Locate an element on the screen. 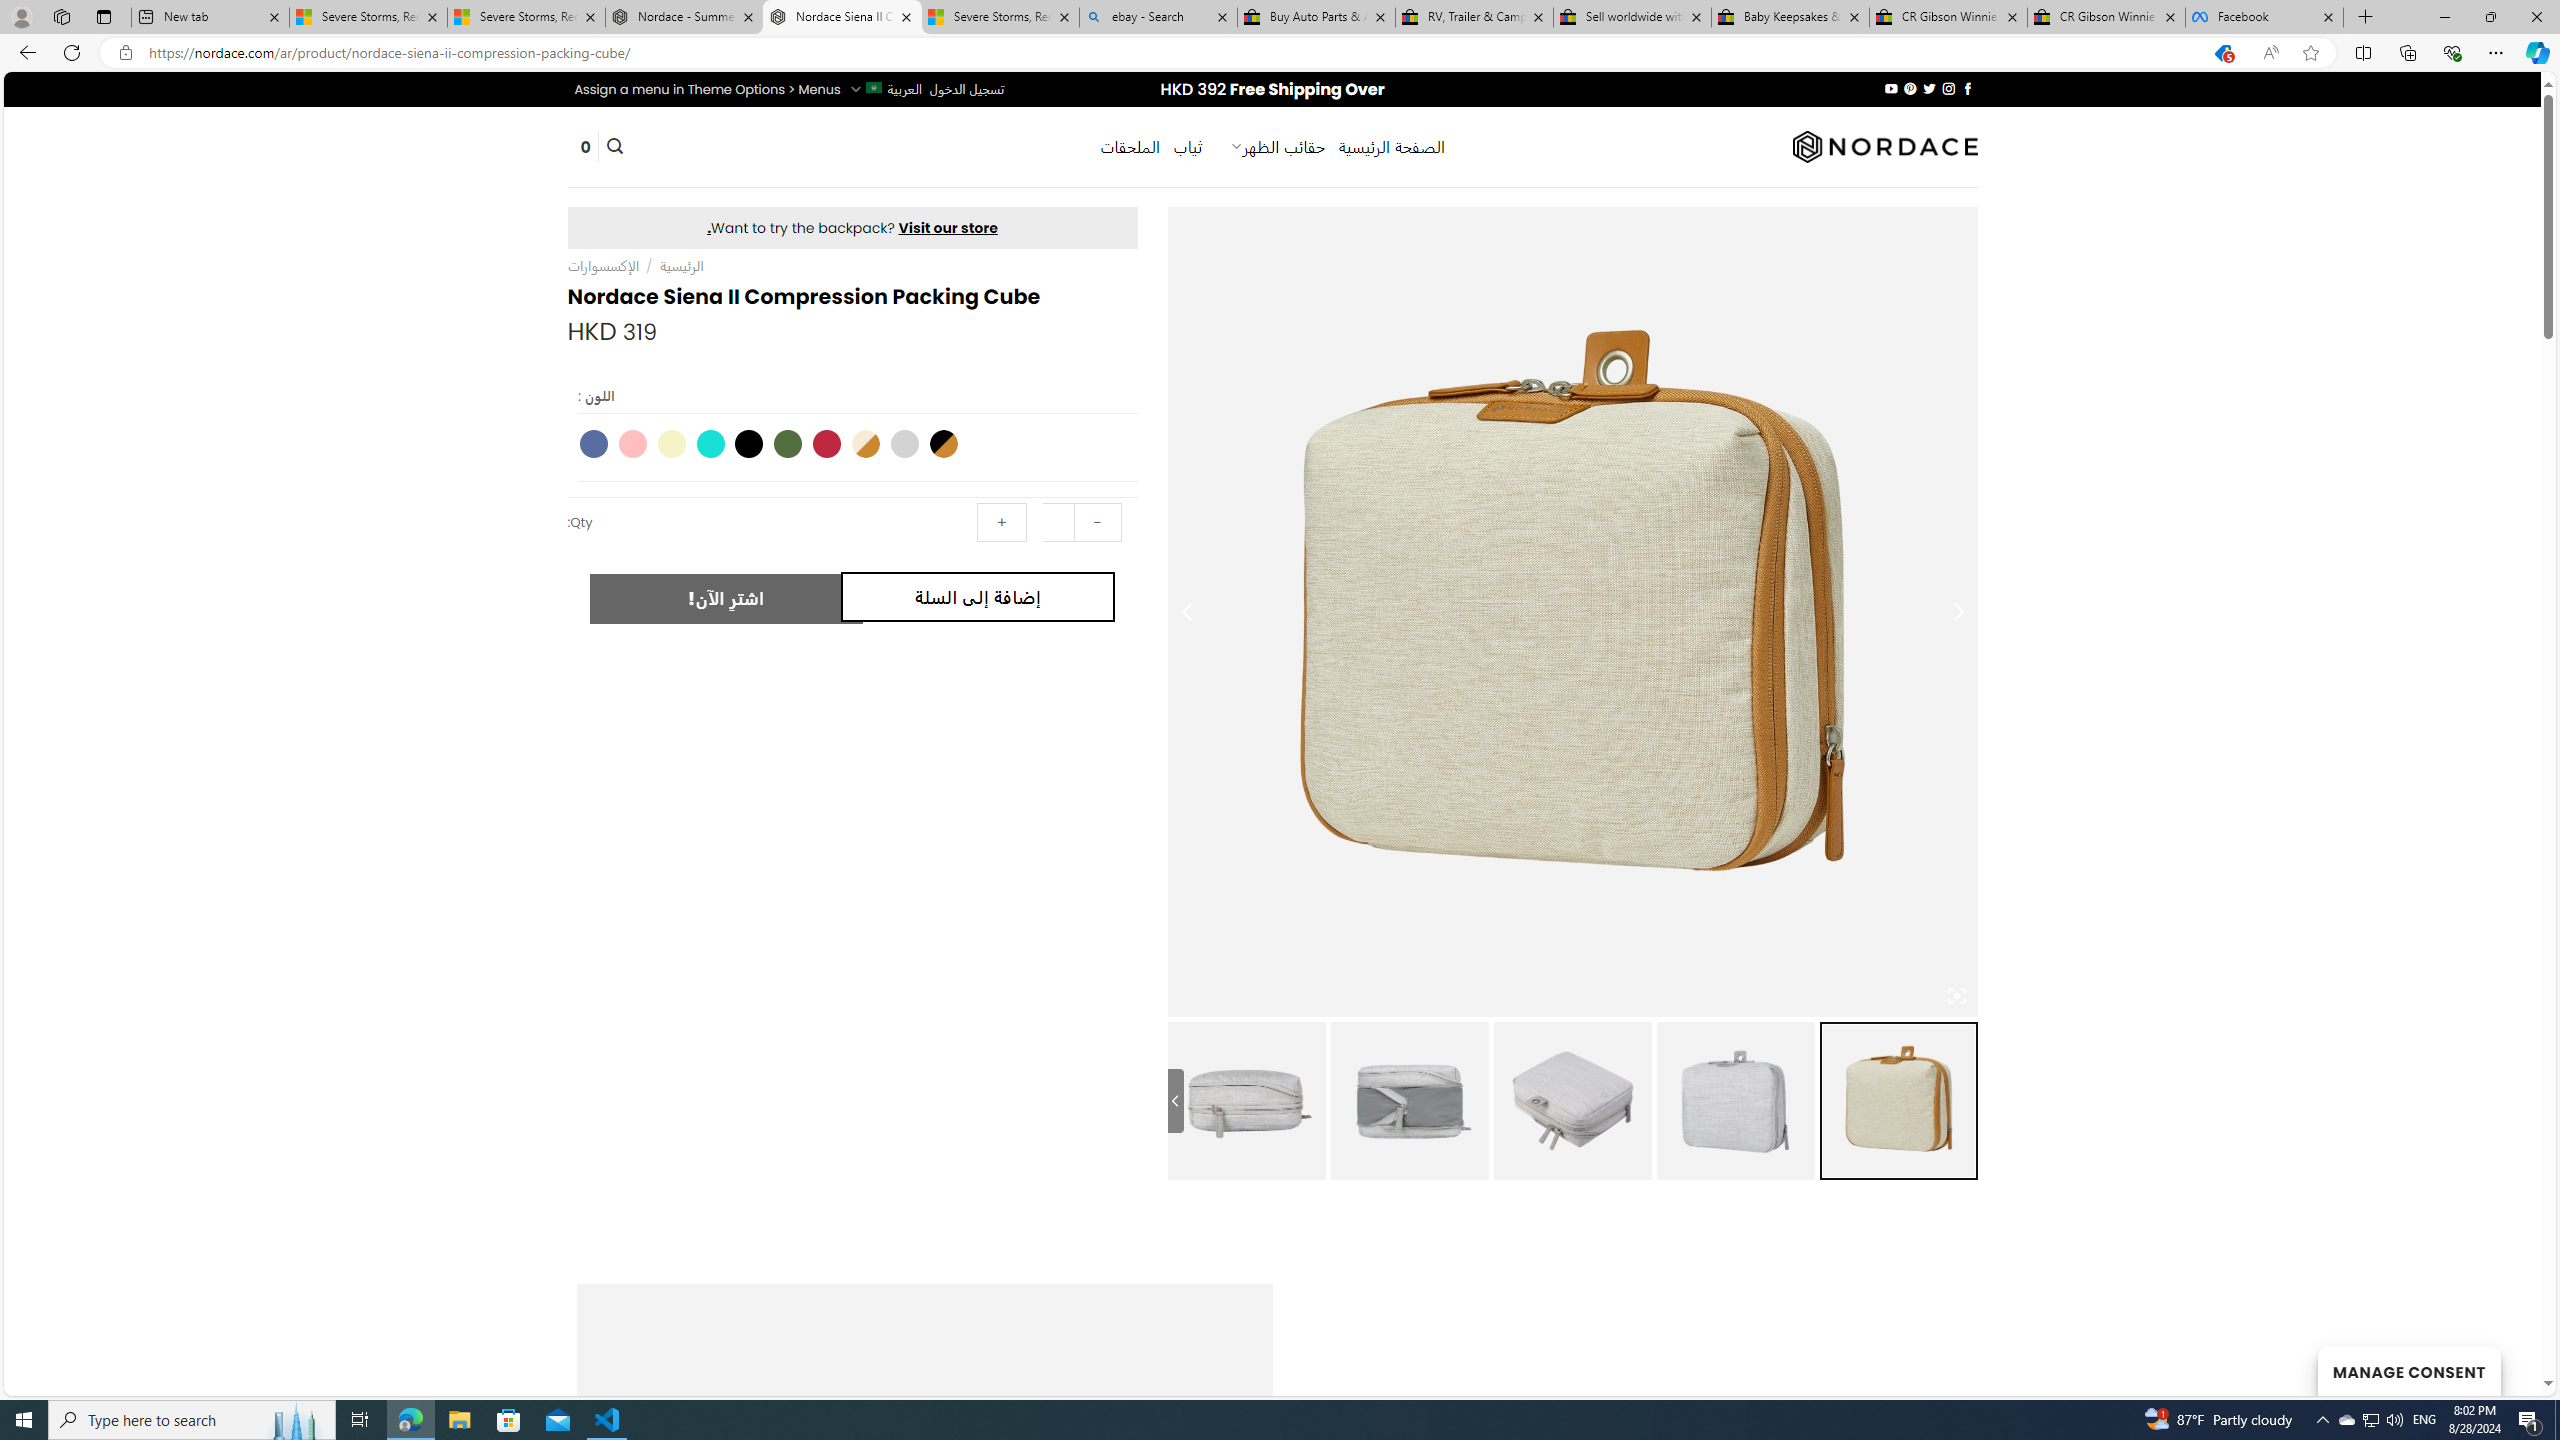  'You have the best price!' is located at coordinates (2221, 53).